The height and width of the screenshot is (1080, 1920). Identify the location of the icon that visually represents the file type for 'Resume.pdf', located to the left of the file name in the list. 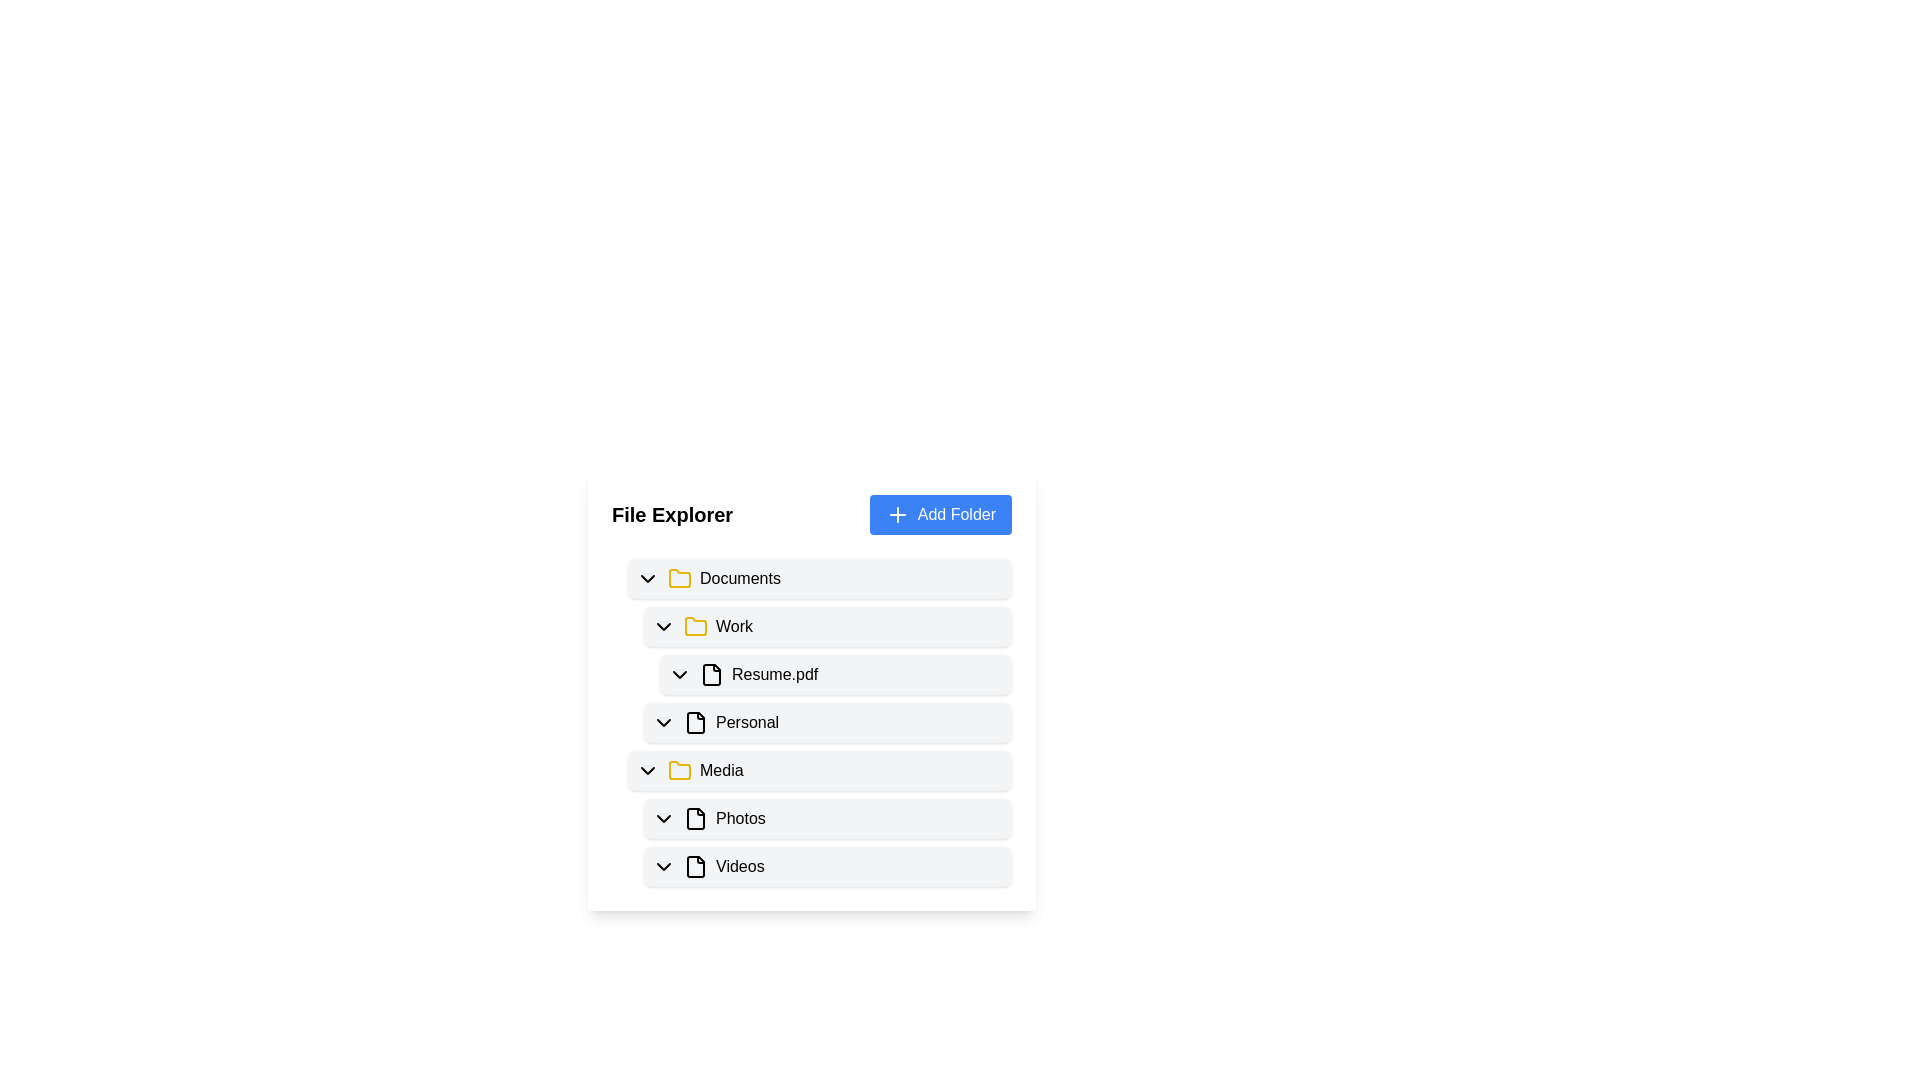
(711, 675).